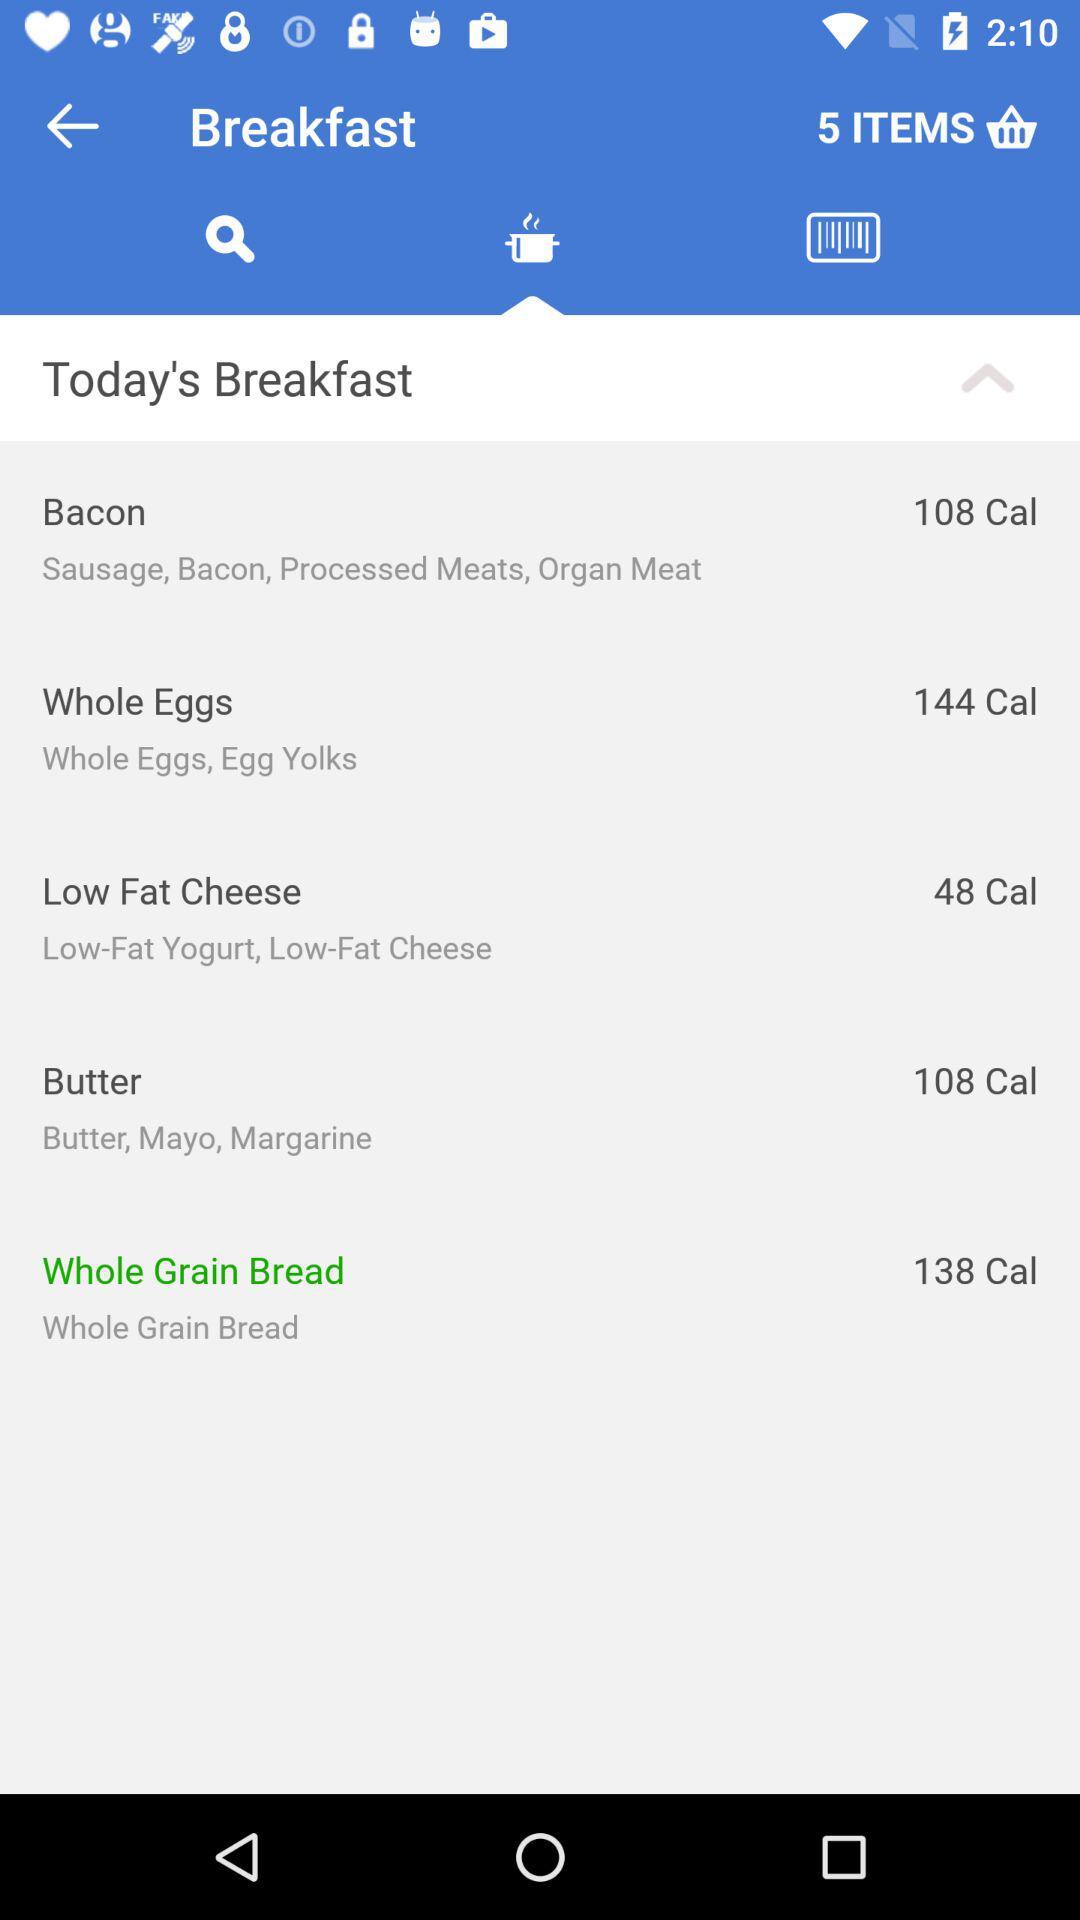 The height and width of the screenshot is (1920, 1080). What do you see at coordinates (228, 261) in the screenshot?
I see `search query` at bounding box center [228, 261].